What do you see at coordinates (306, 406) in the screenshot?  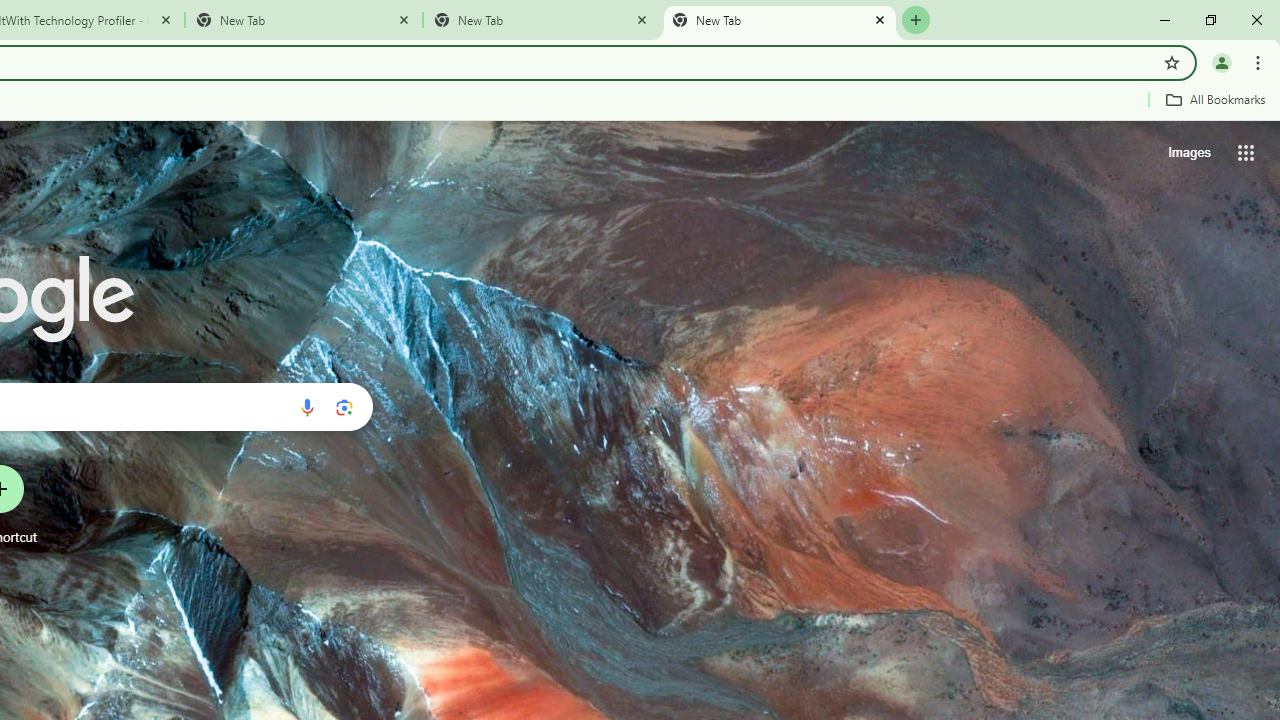 I see `'Search by voice'` at bounding box center [306, 406].